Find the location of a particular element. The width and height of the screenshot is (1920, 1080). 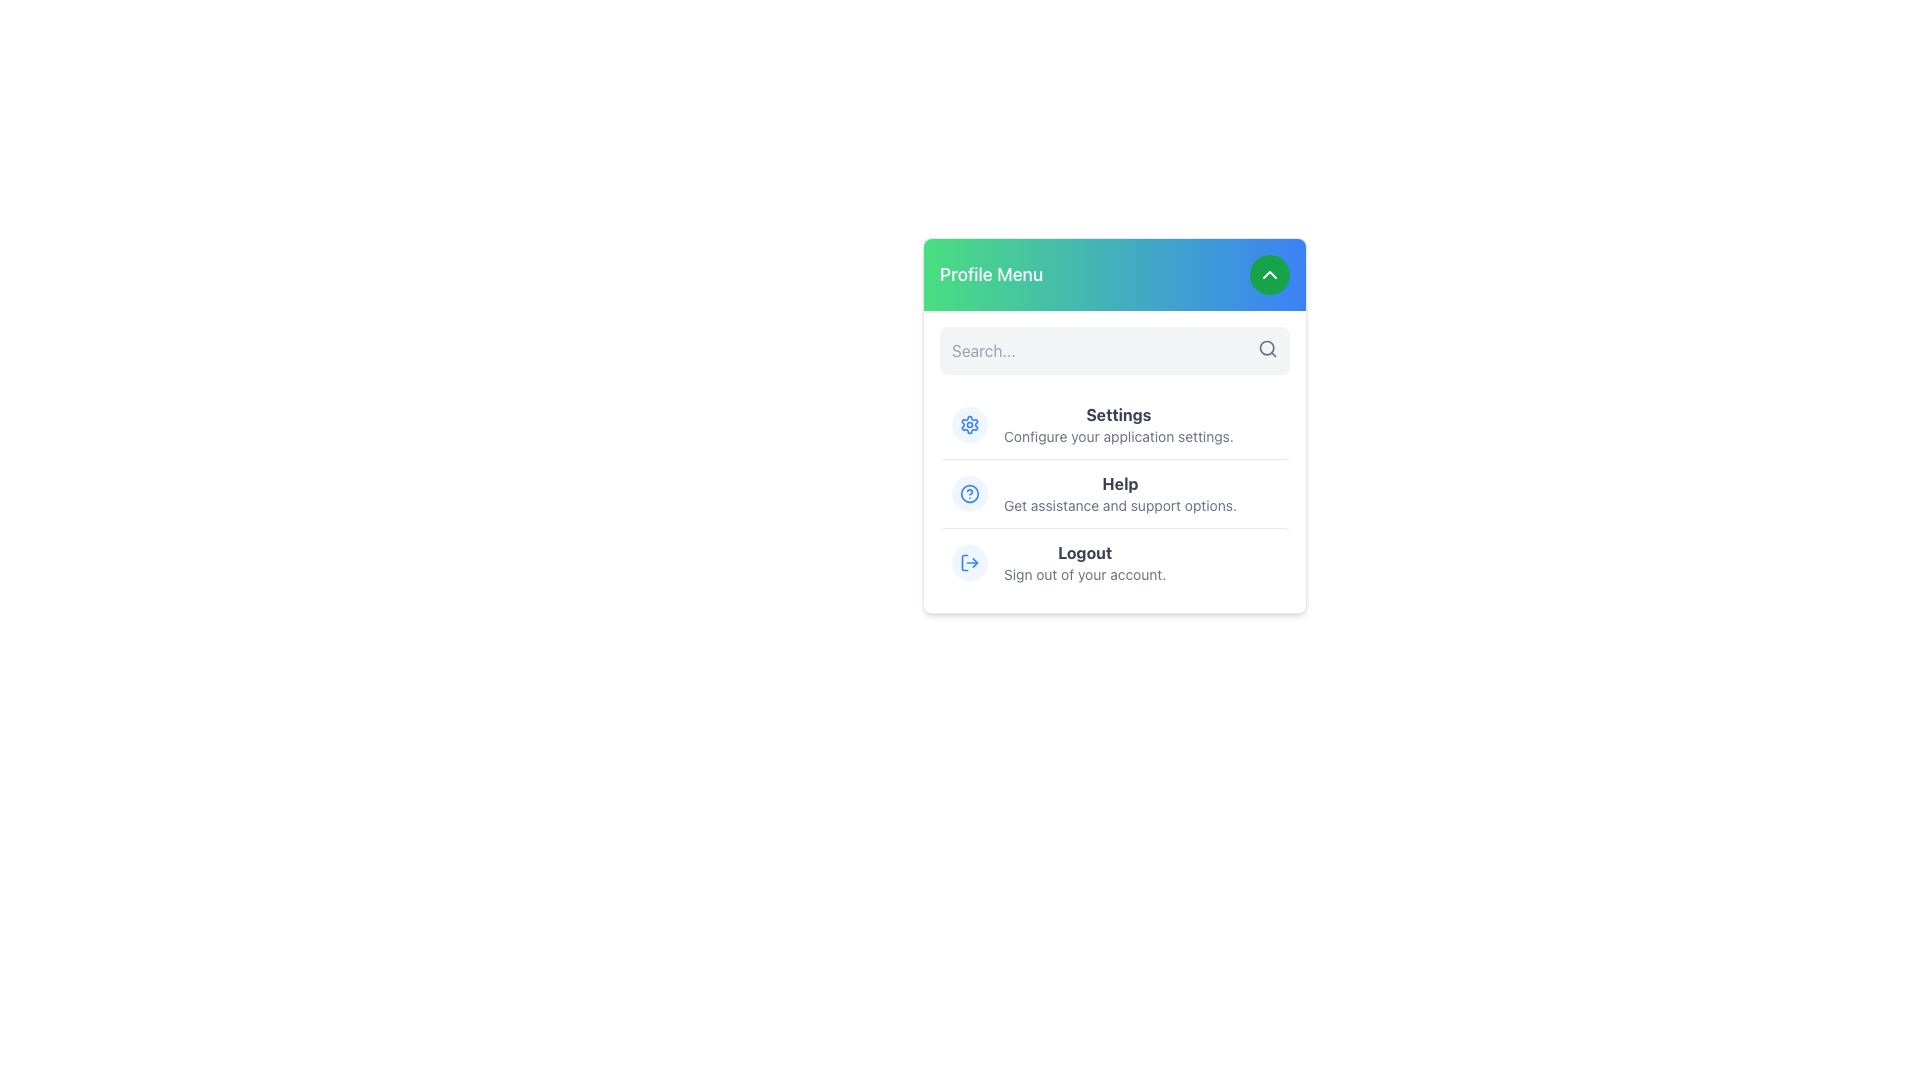

the circular blue-bordered icon with a question mark representing the 'Help' menu option, located to the left of the bolded text 'Help' is located at coordinates (969, 493).